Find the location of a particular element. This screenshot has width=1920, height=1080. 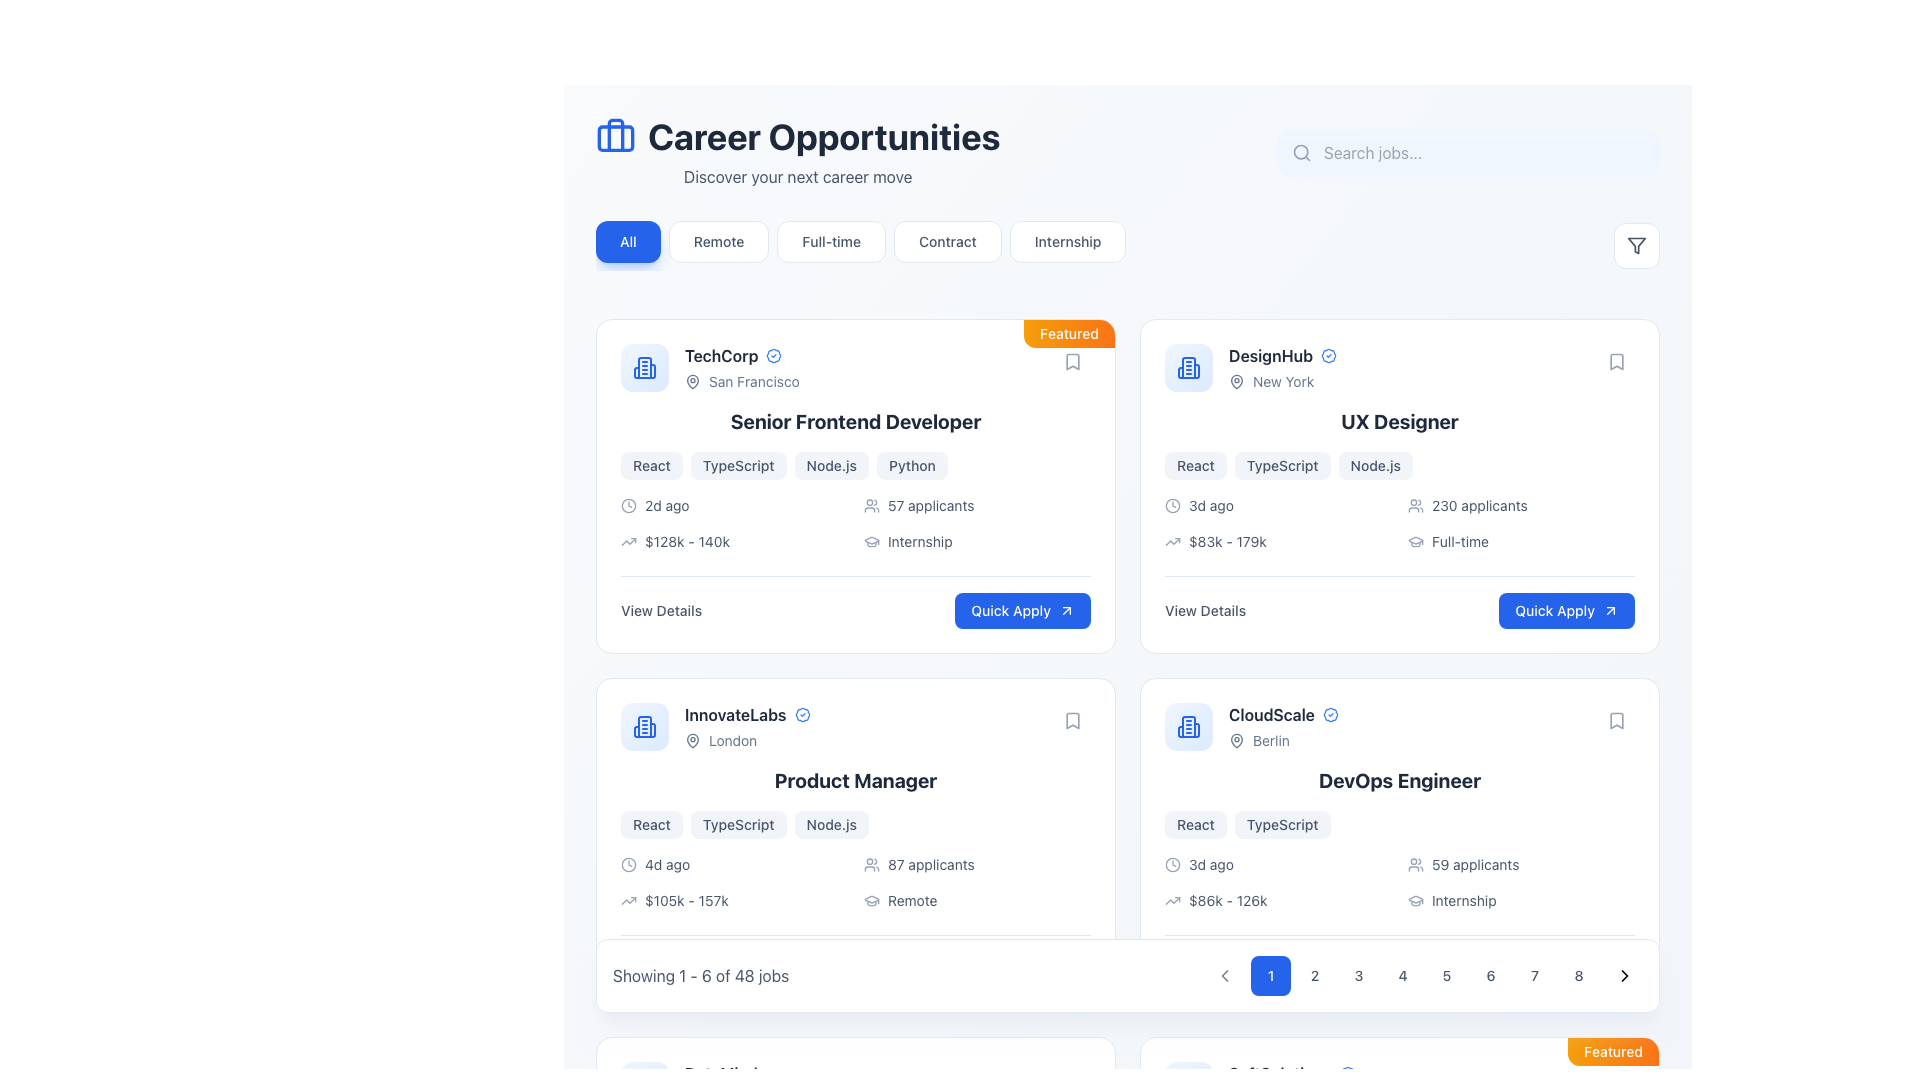

the 'Berlin' text with a pin icon located in the second row of the information card for 'CloudScale' is located at coordinates (1283, 740).